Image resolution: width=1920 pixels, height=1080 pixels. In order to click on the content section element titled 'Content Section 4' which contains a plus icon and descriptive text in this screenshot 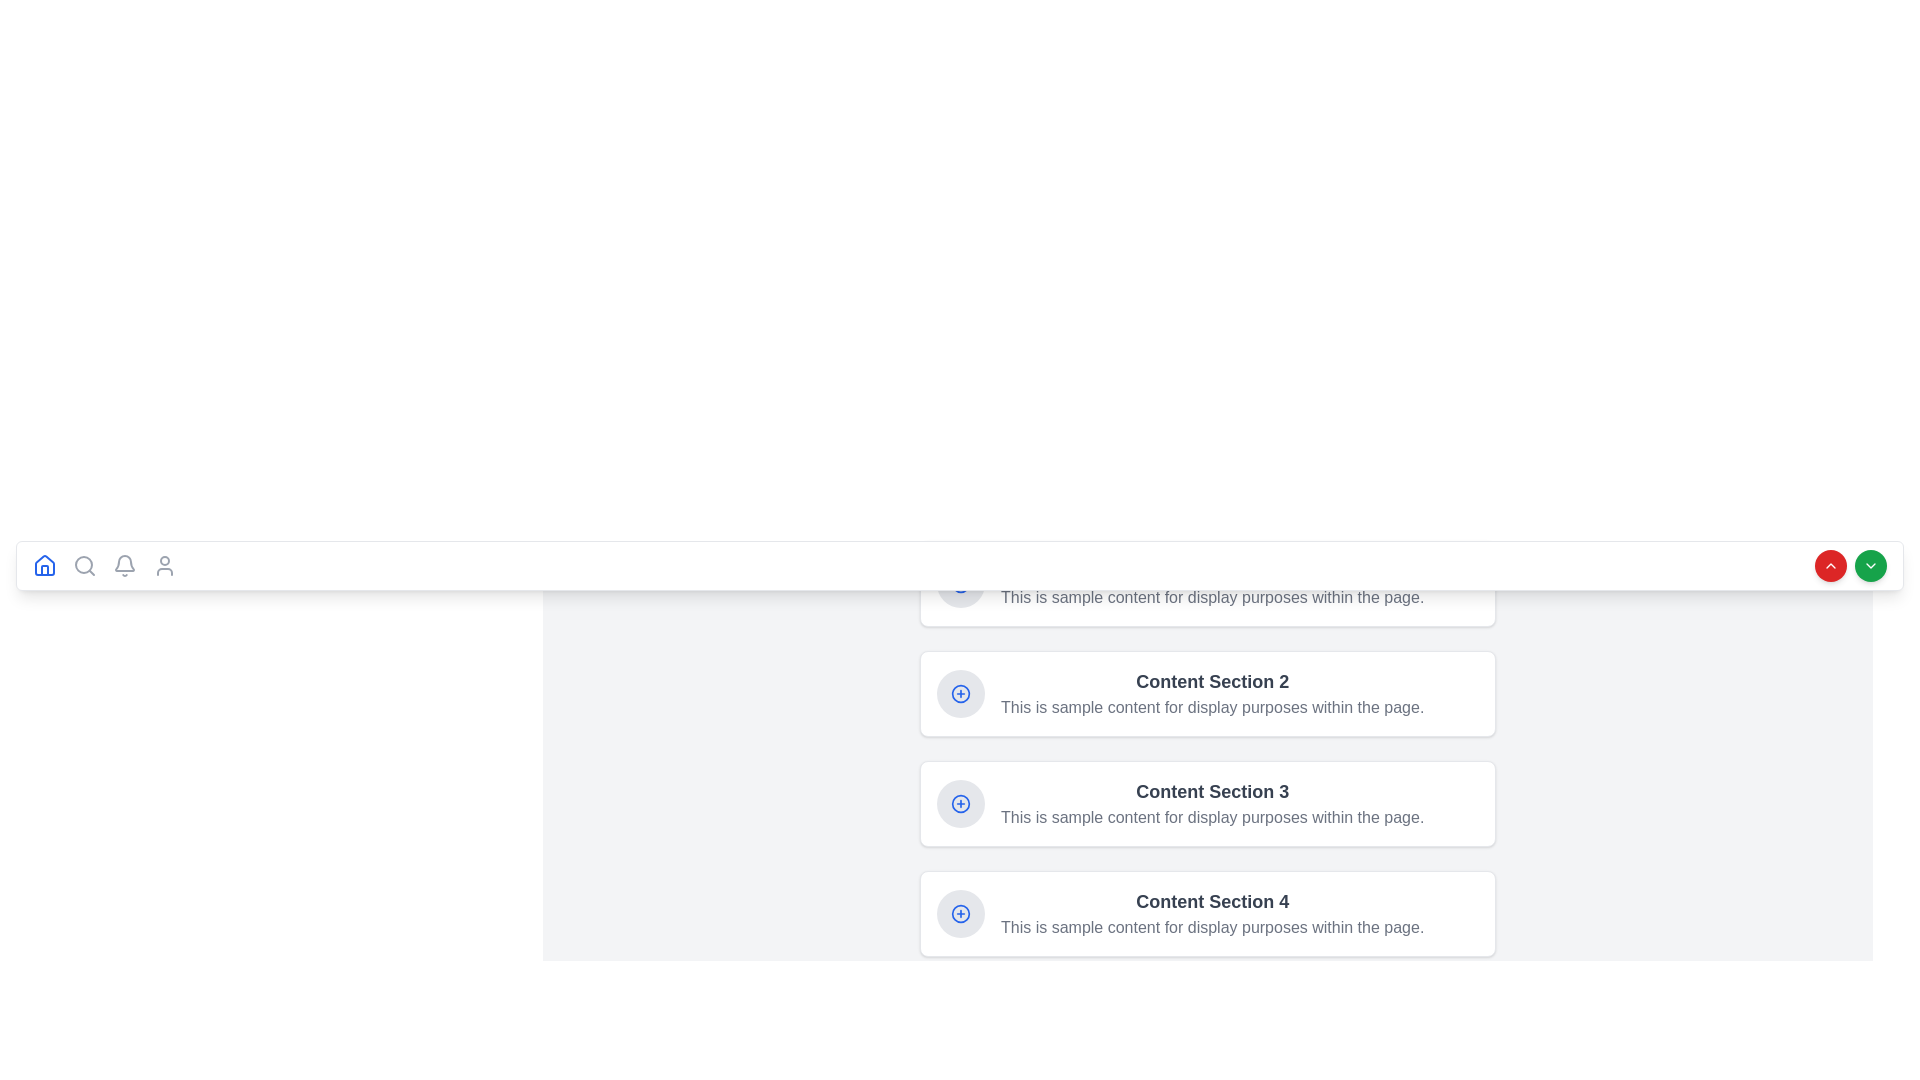, I will do `click(1207, 914)`.